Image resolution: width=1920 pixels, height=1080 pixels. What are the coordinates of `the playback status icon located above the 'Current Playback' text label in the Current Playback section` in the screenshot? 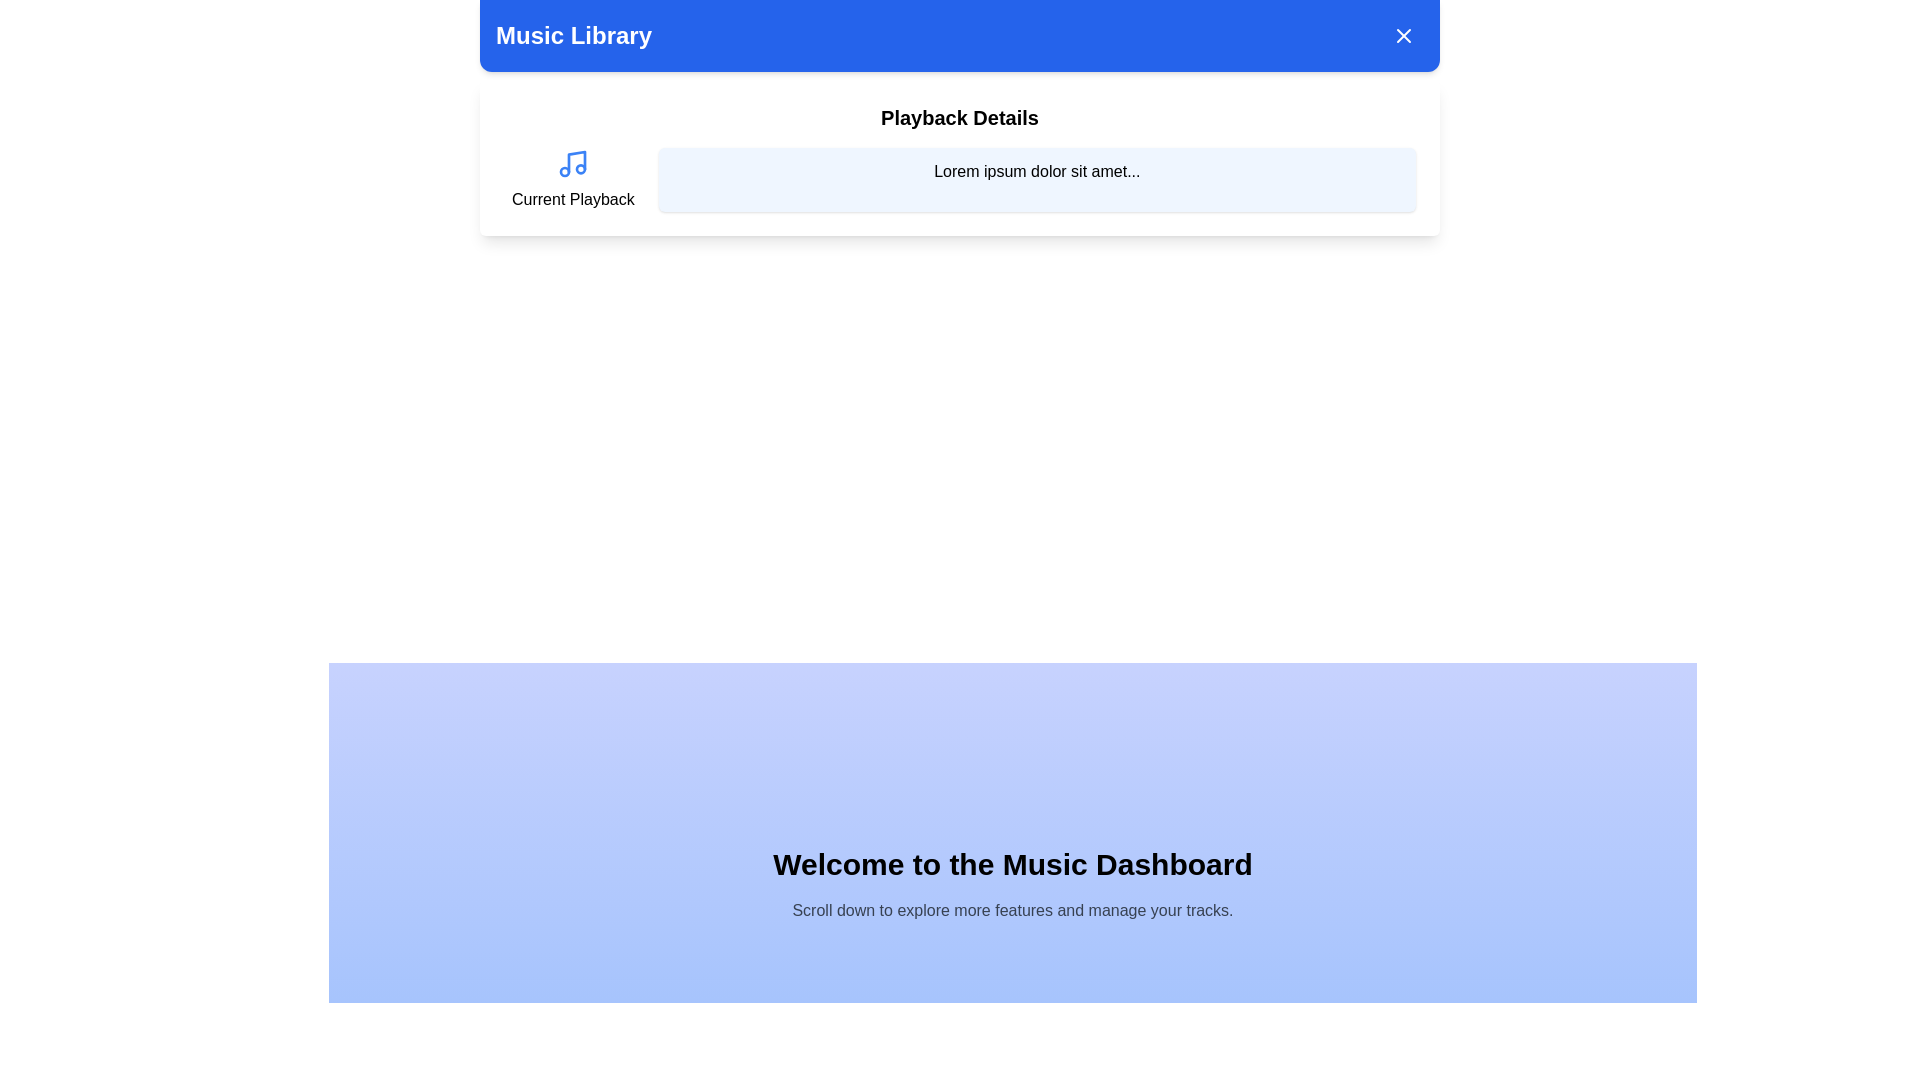 It's located at (572, 163).